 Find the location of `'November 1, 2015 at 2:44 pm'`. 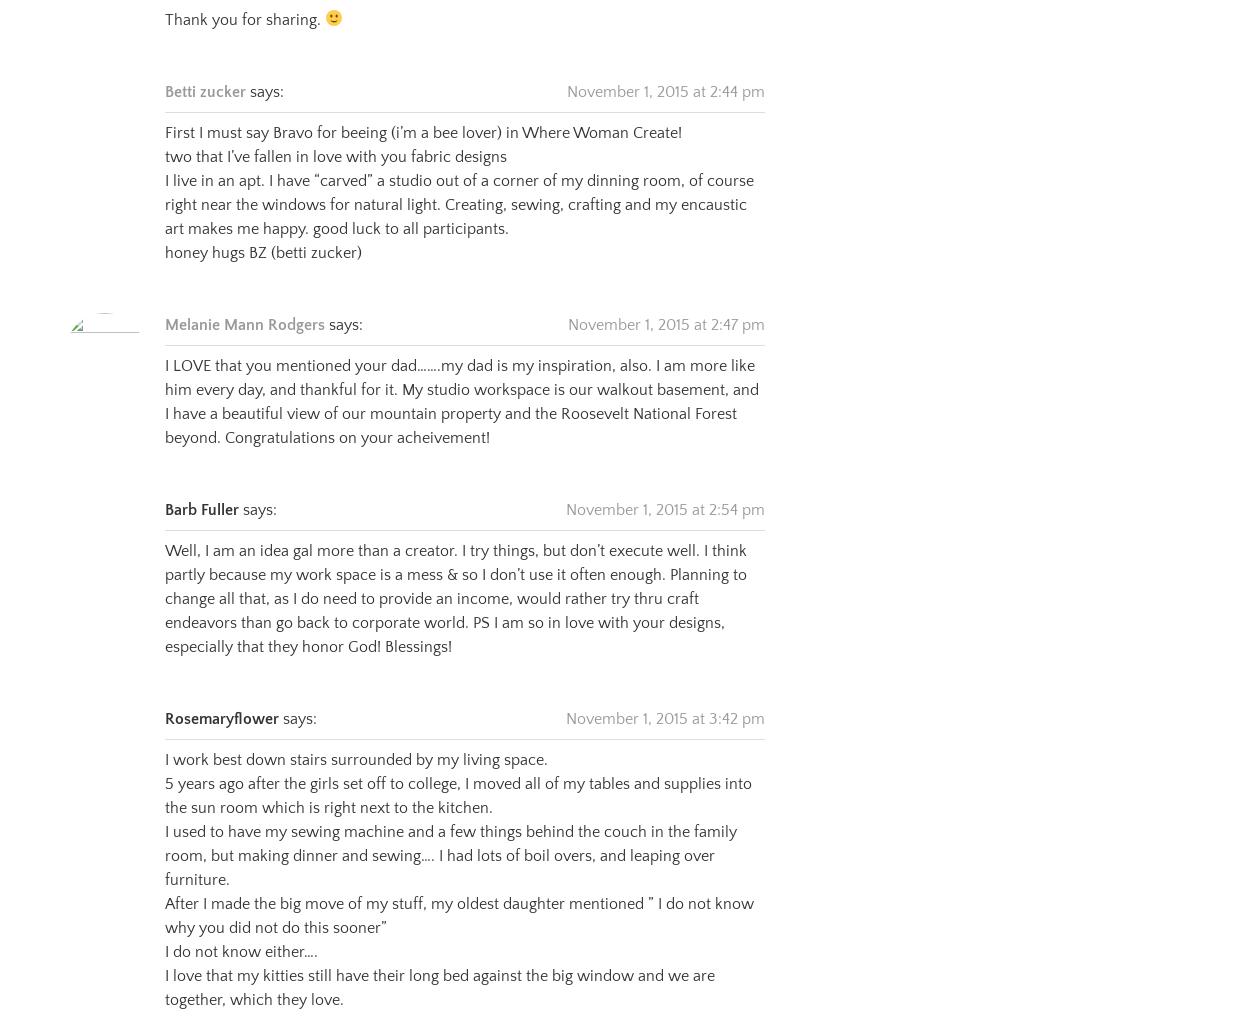

'November 1, 2015 at 2:44 pm' is located at coordinates (666, 65).